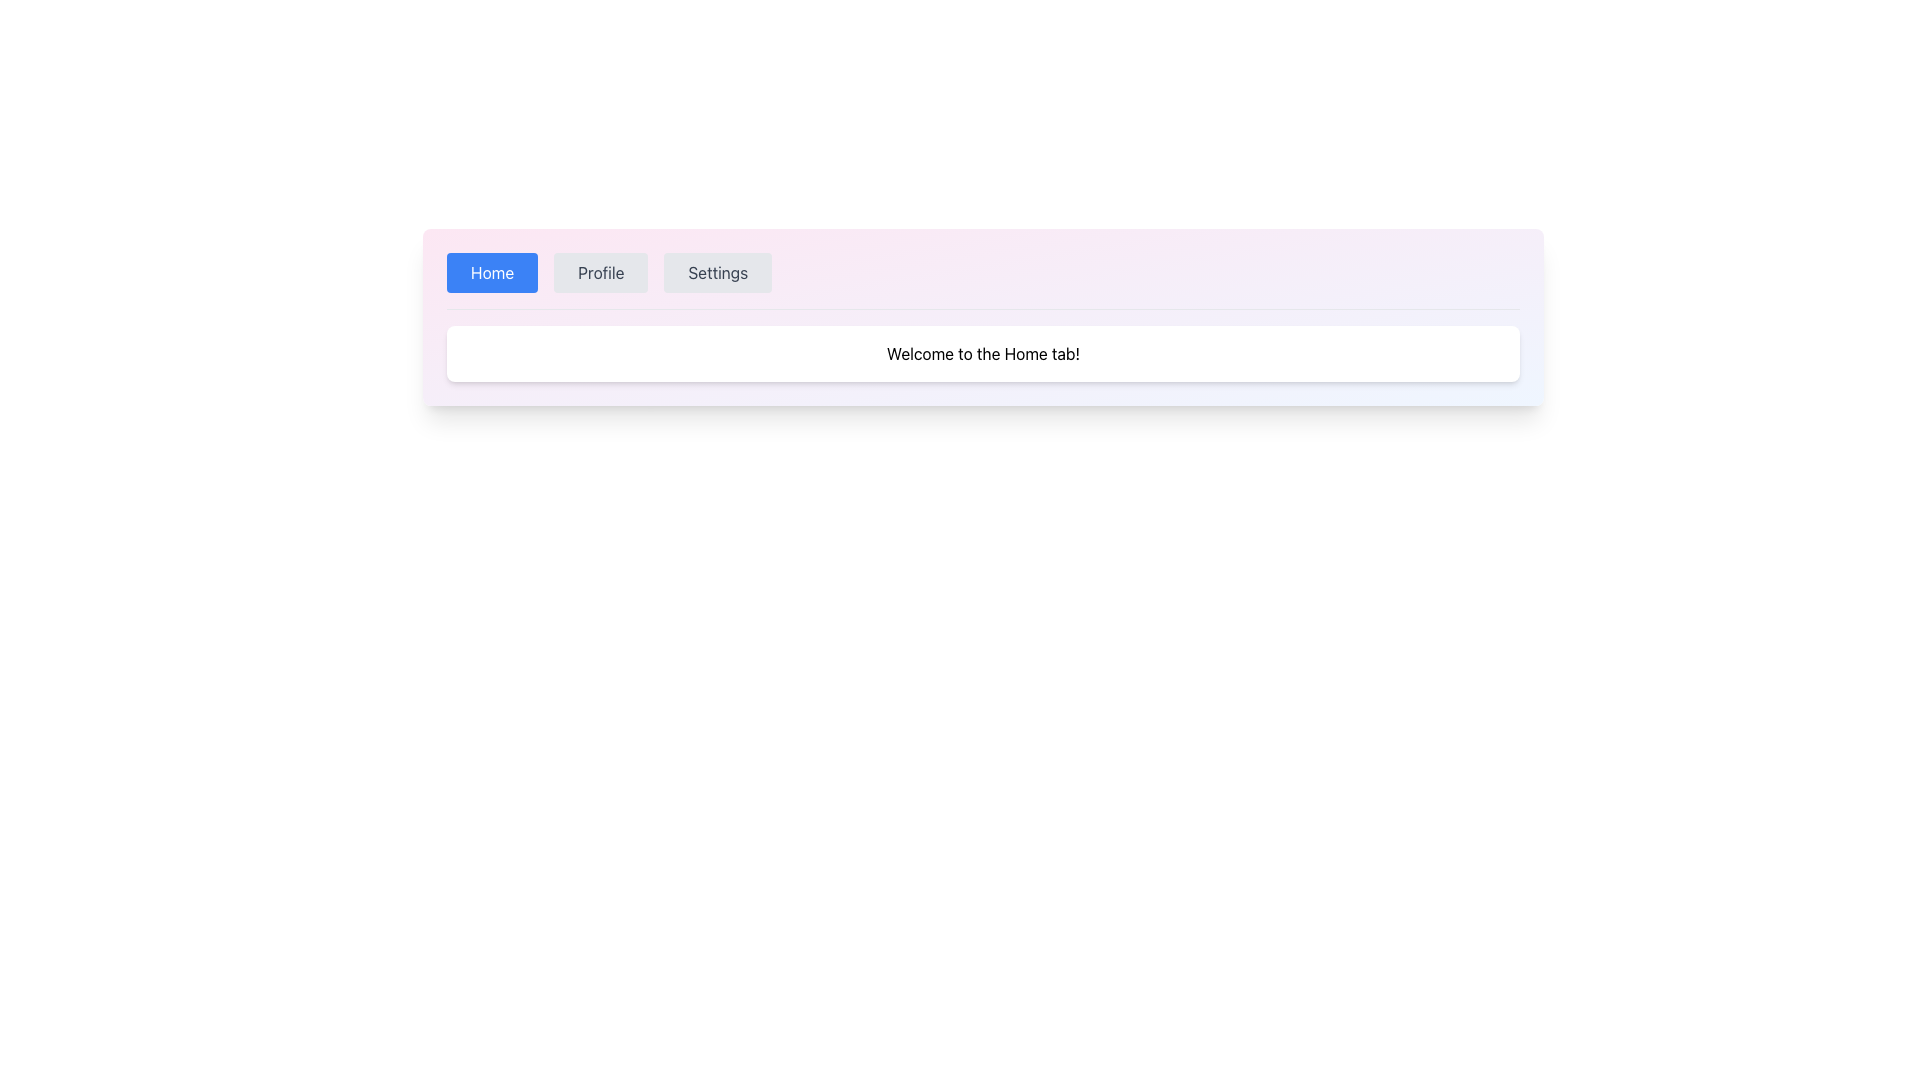 This screenshot has height=1080, width=1920. What do you see at coordinates (718, 273) in the screenshot?
I see `the settings navigation button located at the far right of the top section of the interface for accessibility navigation` at bounding box center [718, 273].